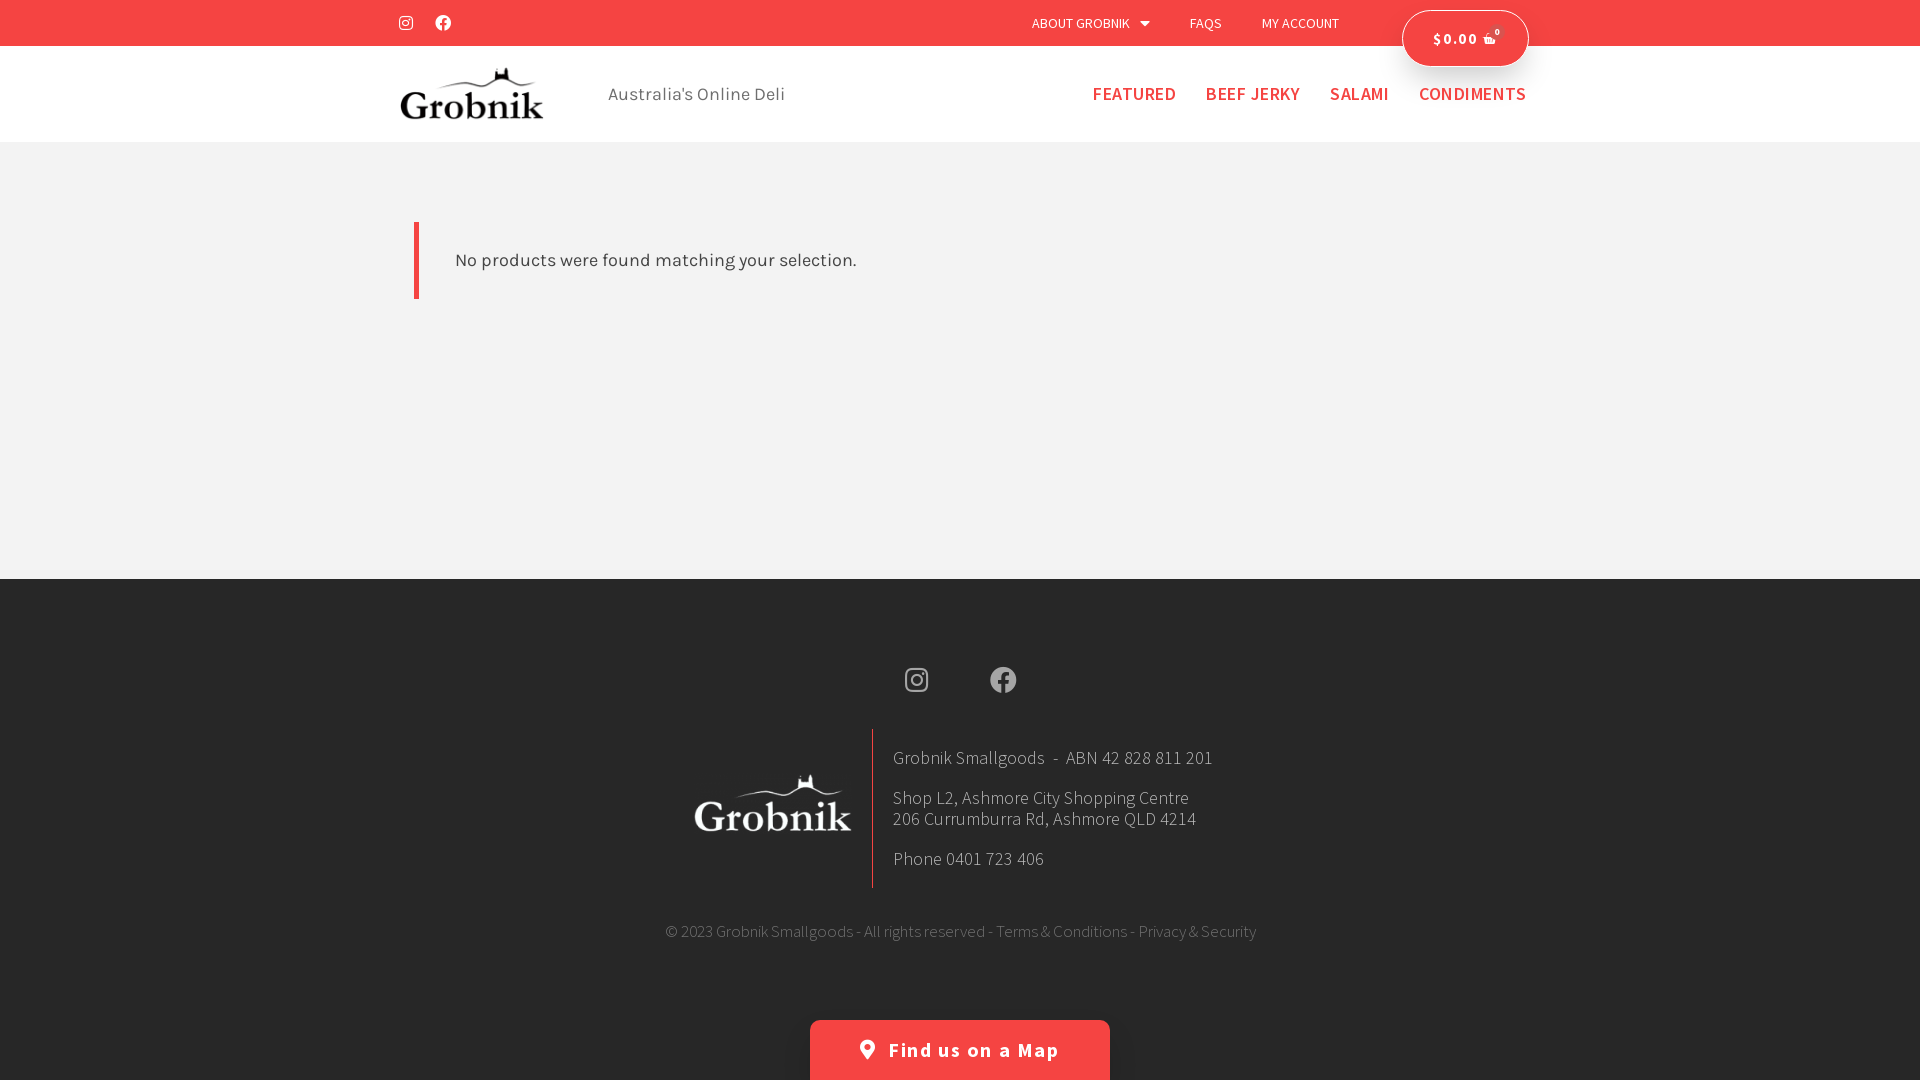  What do you see at coordinates (1465, 38) in the screenshot?
I see `'$0.00'` at bounding box center [1465, 38].